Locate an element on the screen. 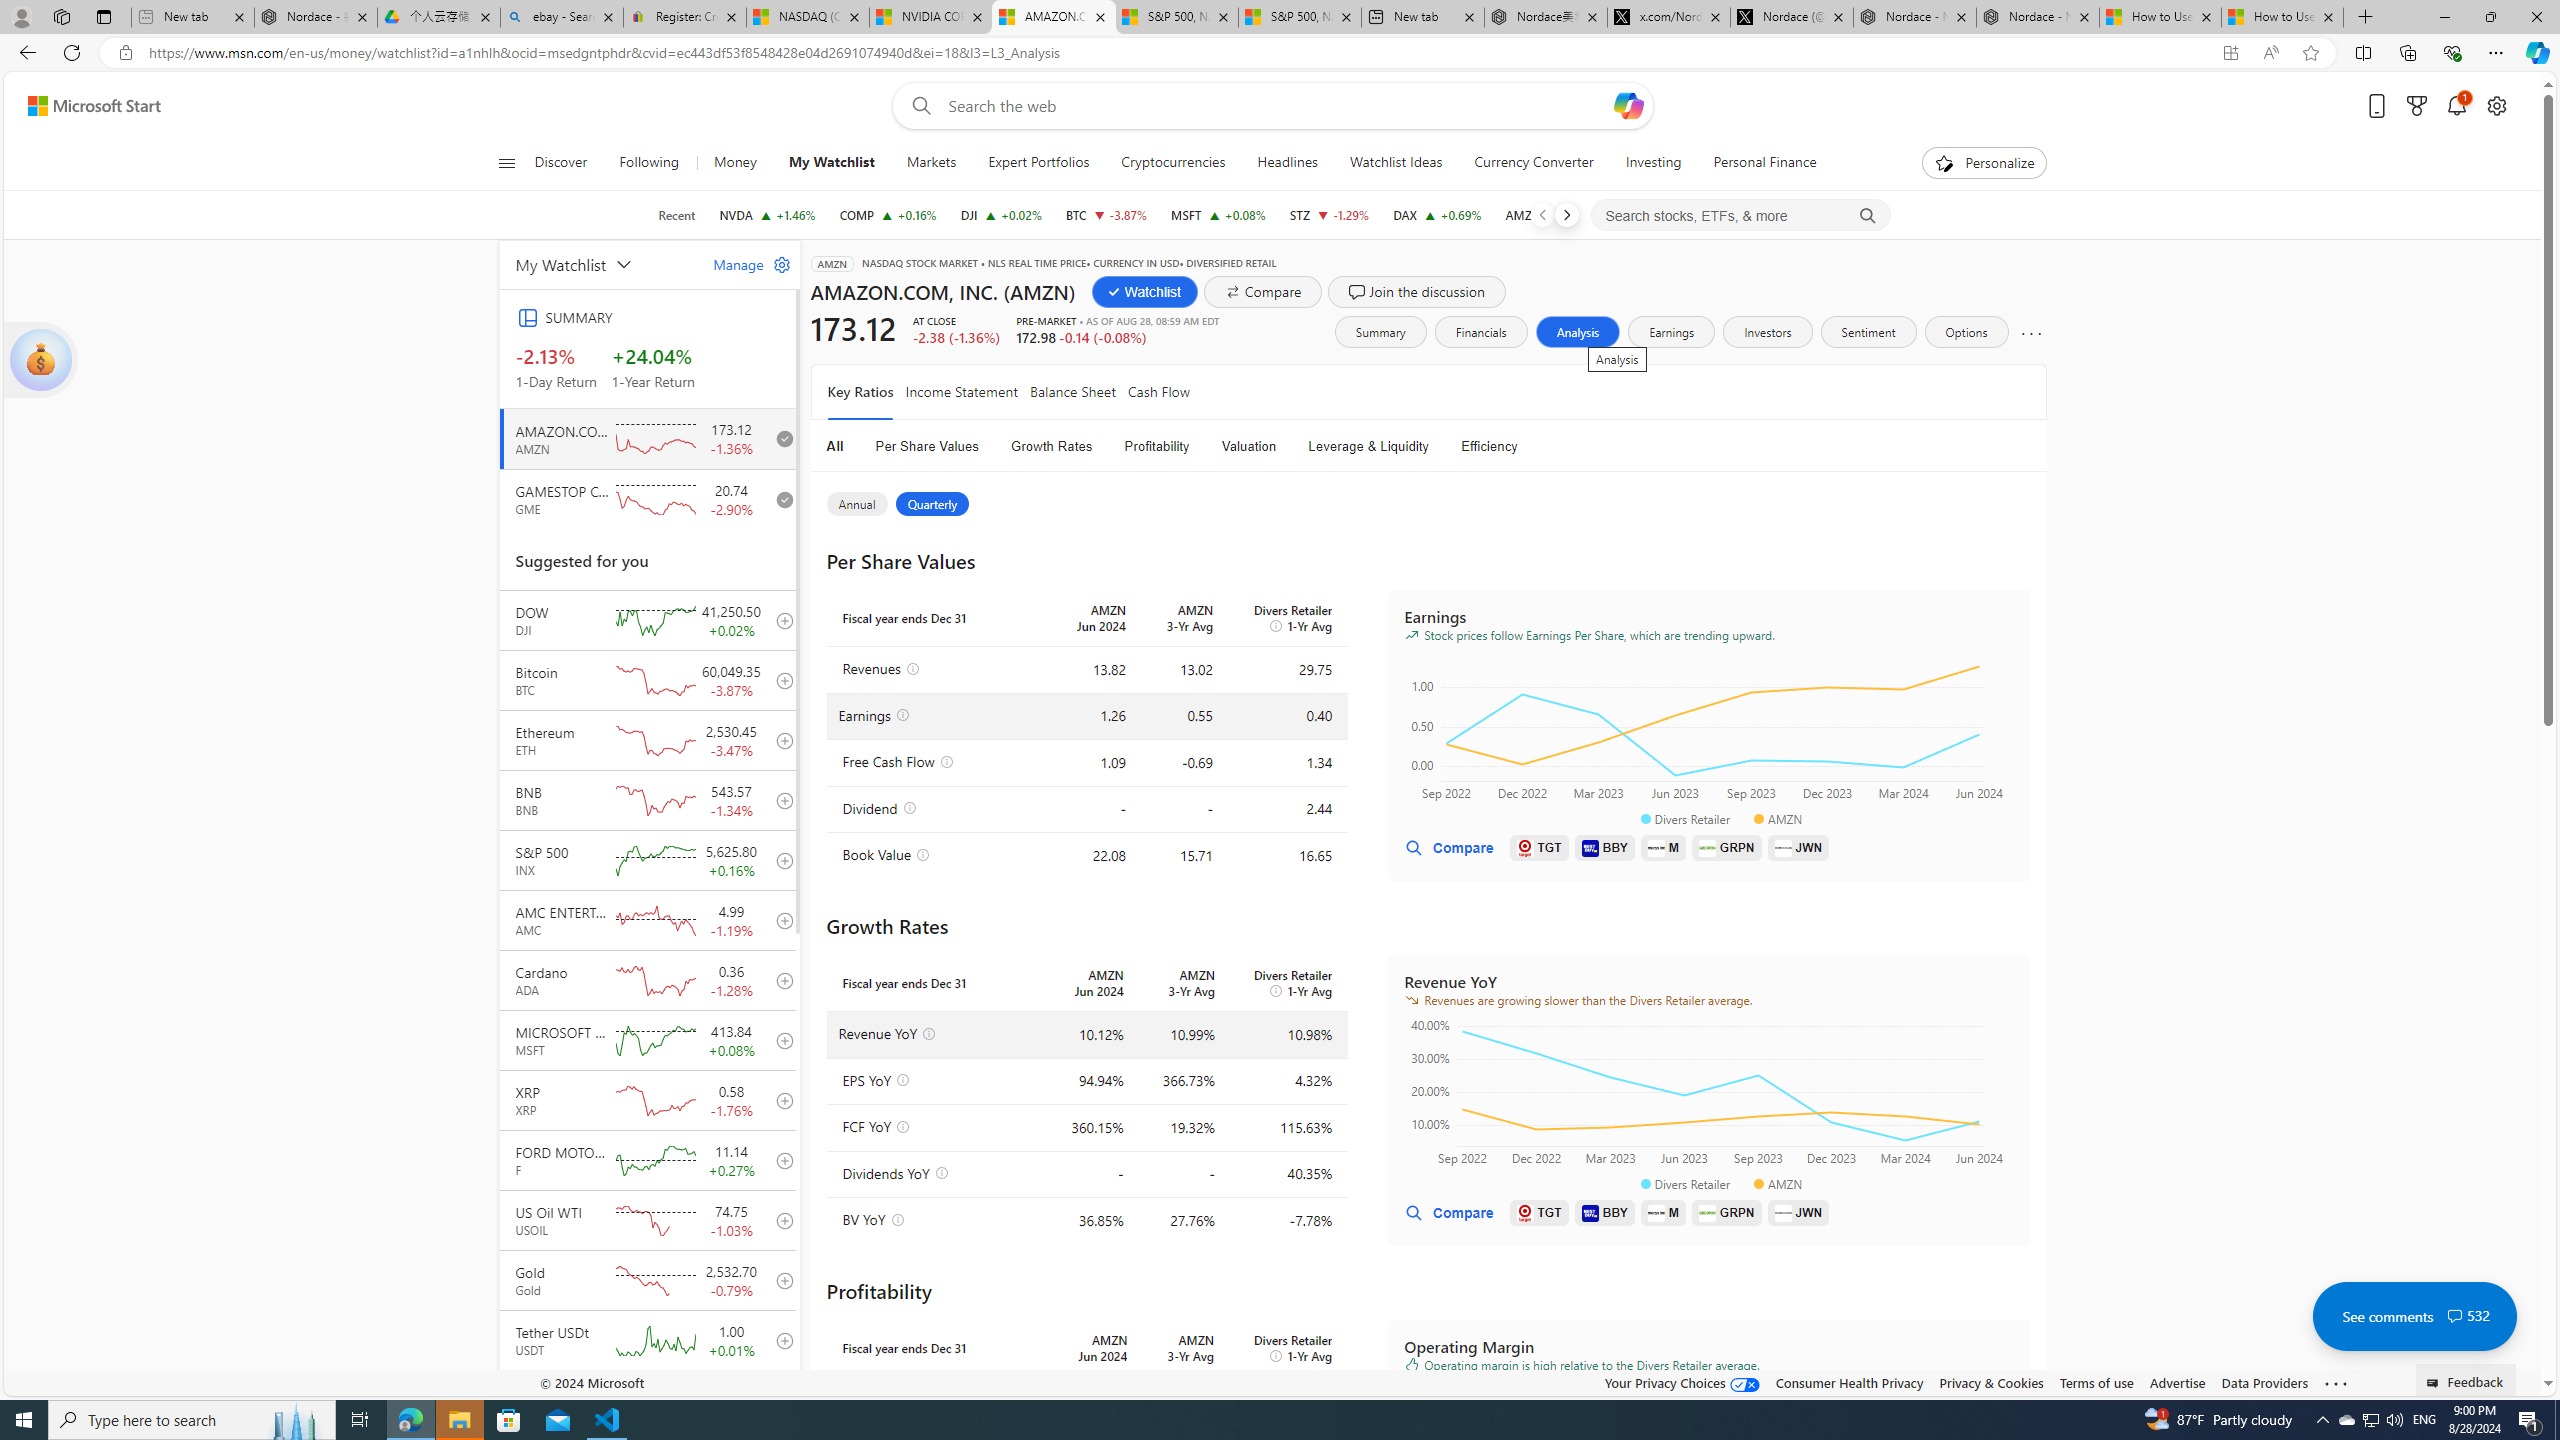  'See comments 532' is located at coordinates (2413, 1315).